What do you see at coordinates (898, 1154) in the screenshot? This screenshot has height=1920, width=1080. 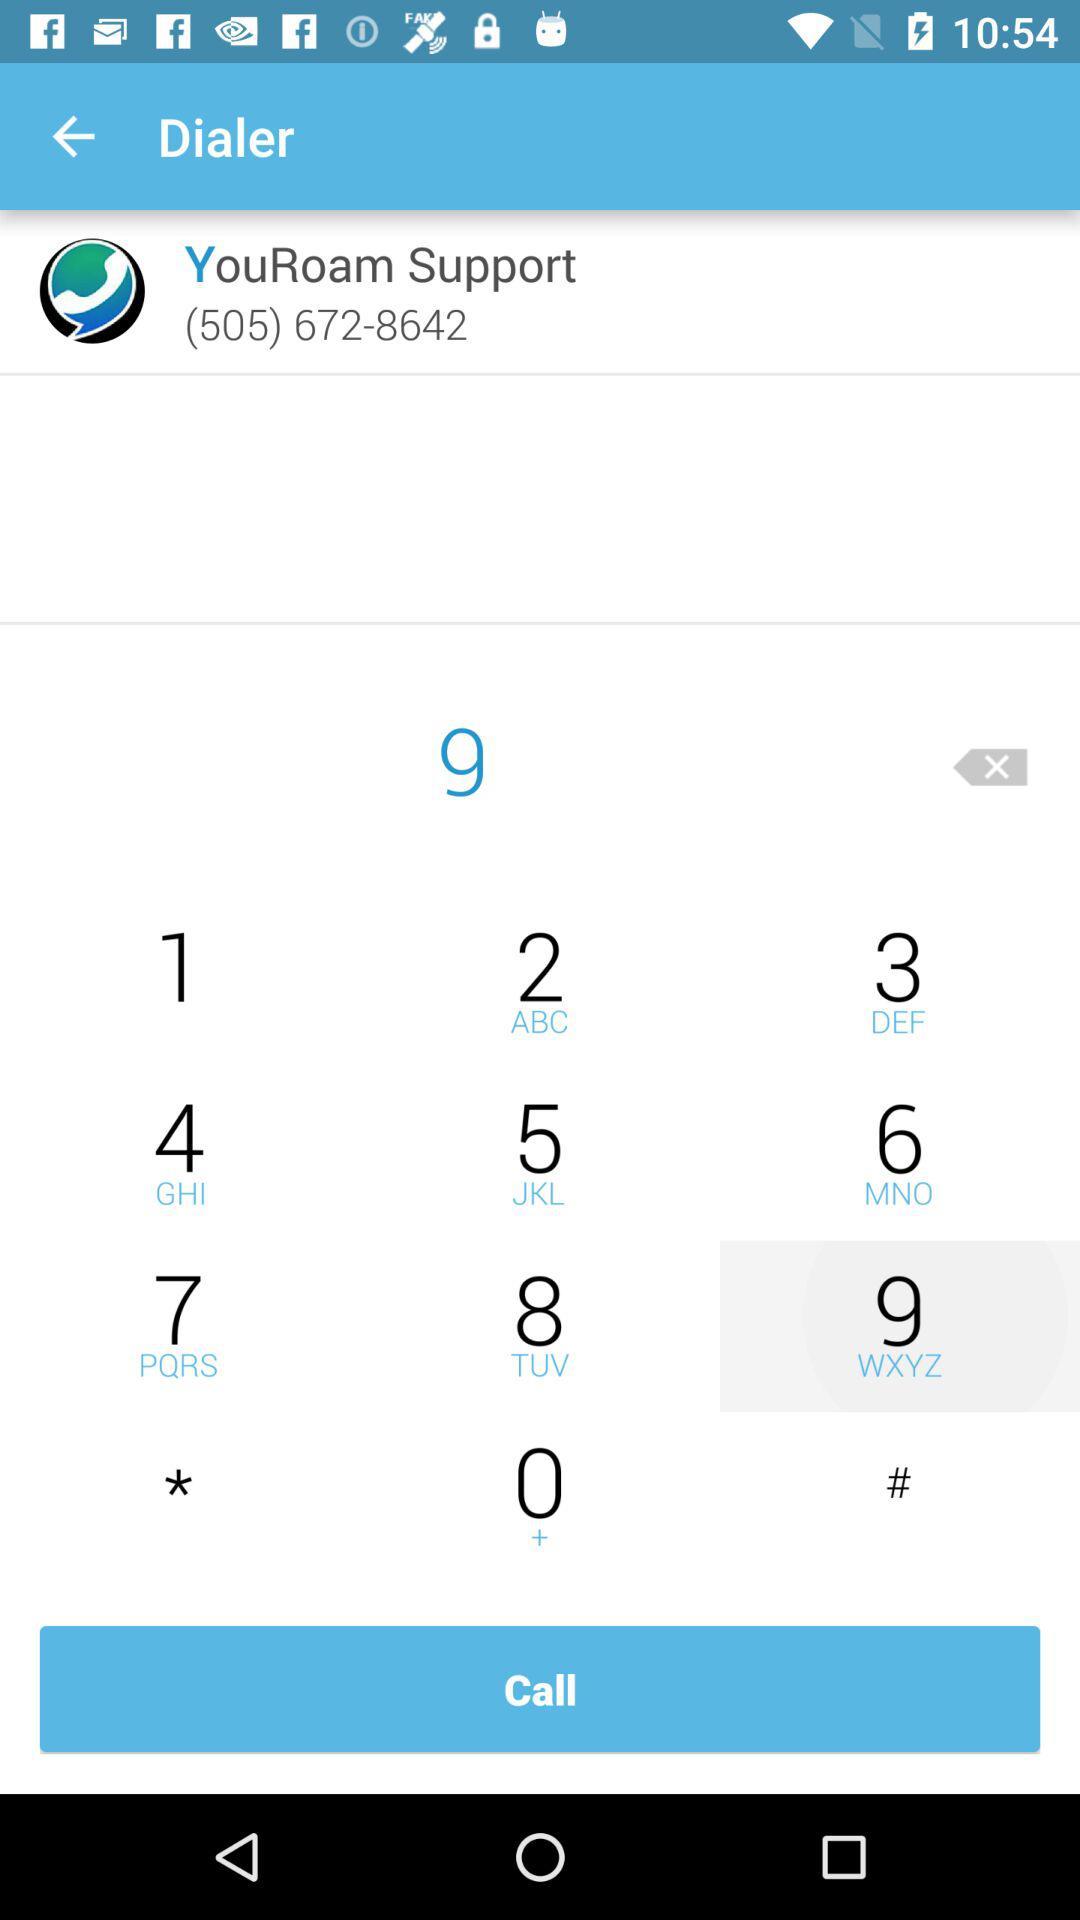 I see `number 6` at bounding box center [898, 1154].